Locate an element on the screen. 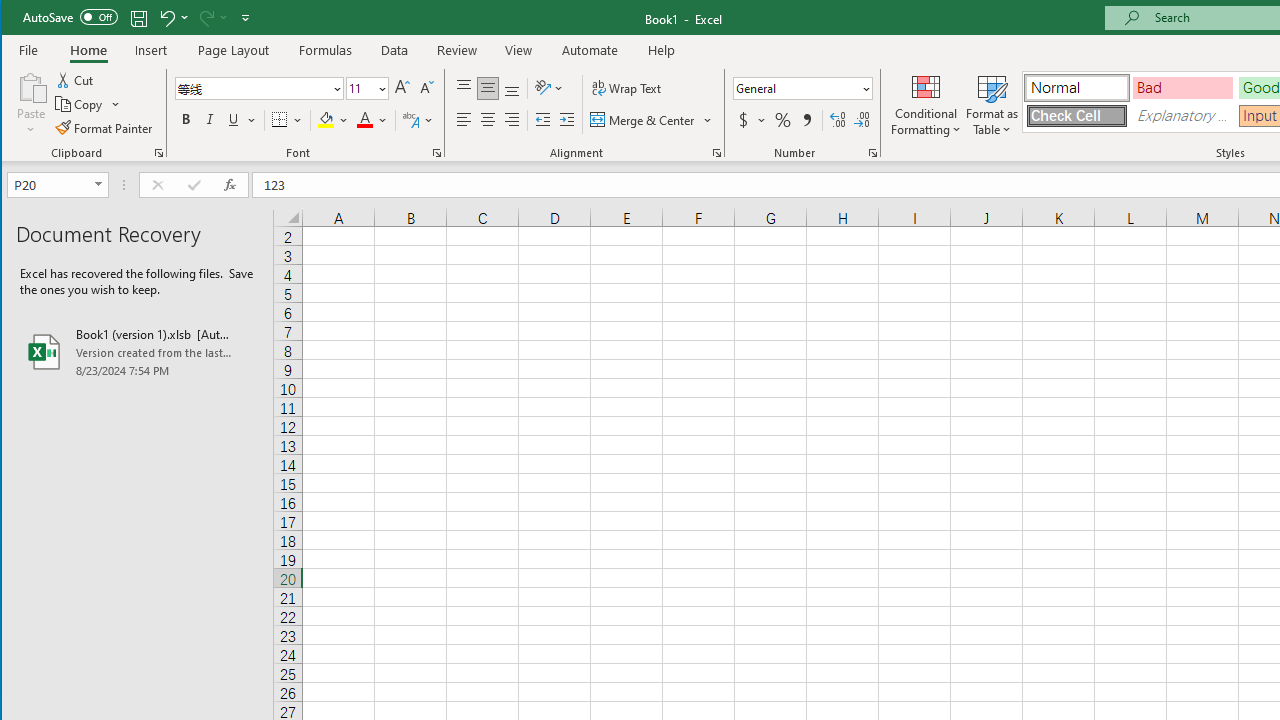 This screenshot has height=720, width=1280. 'Increase Font Size' is located at coordinates (400, 87).